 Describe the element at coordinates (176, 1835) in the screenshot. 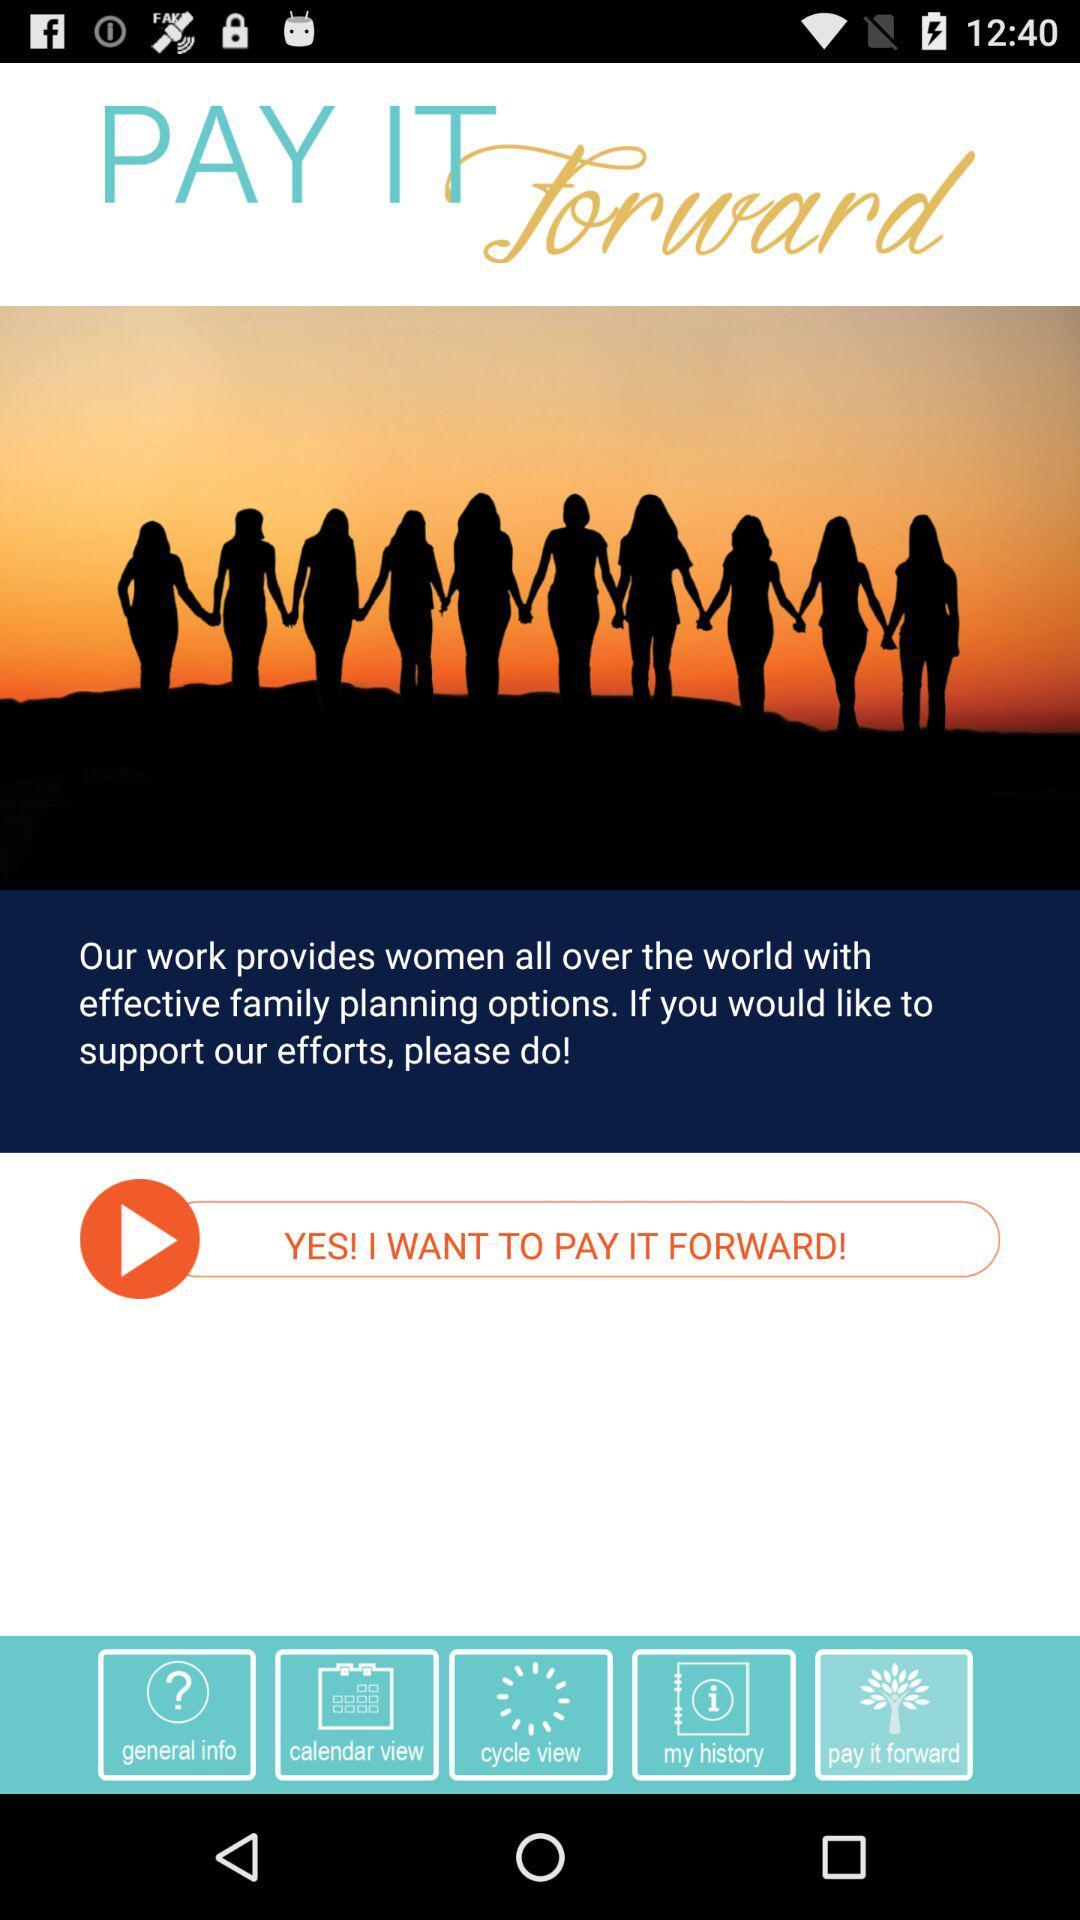

I see `the help icon` at that location.